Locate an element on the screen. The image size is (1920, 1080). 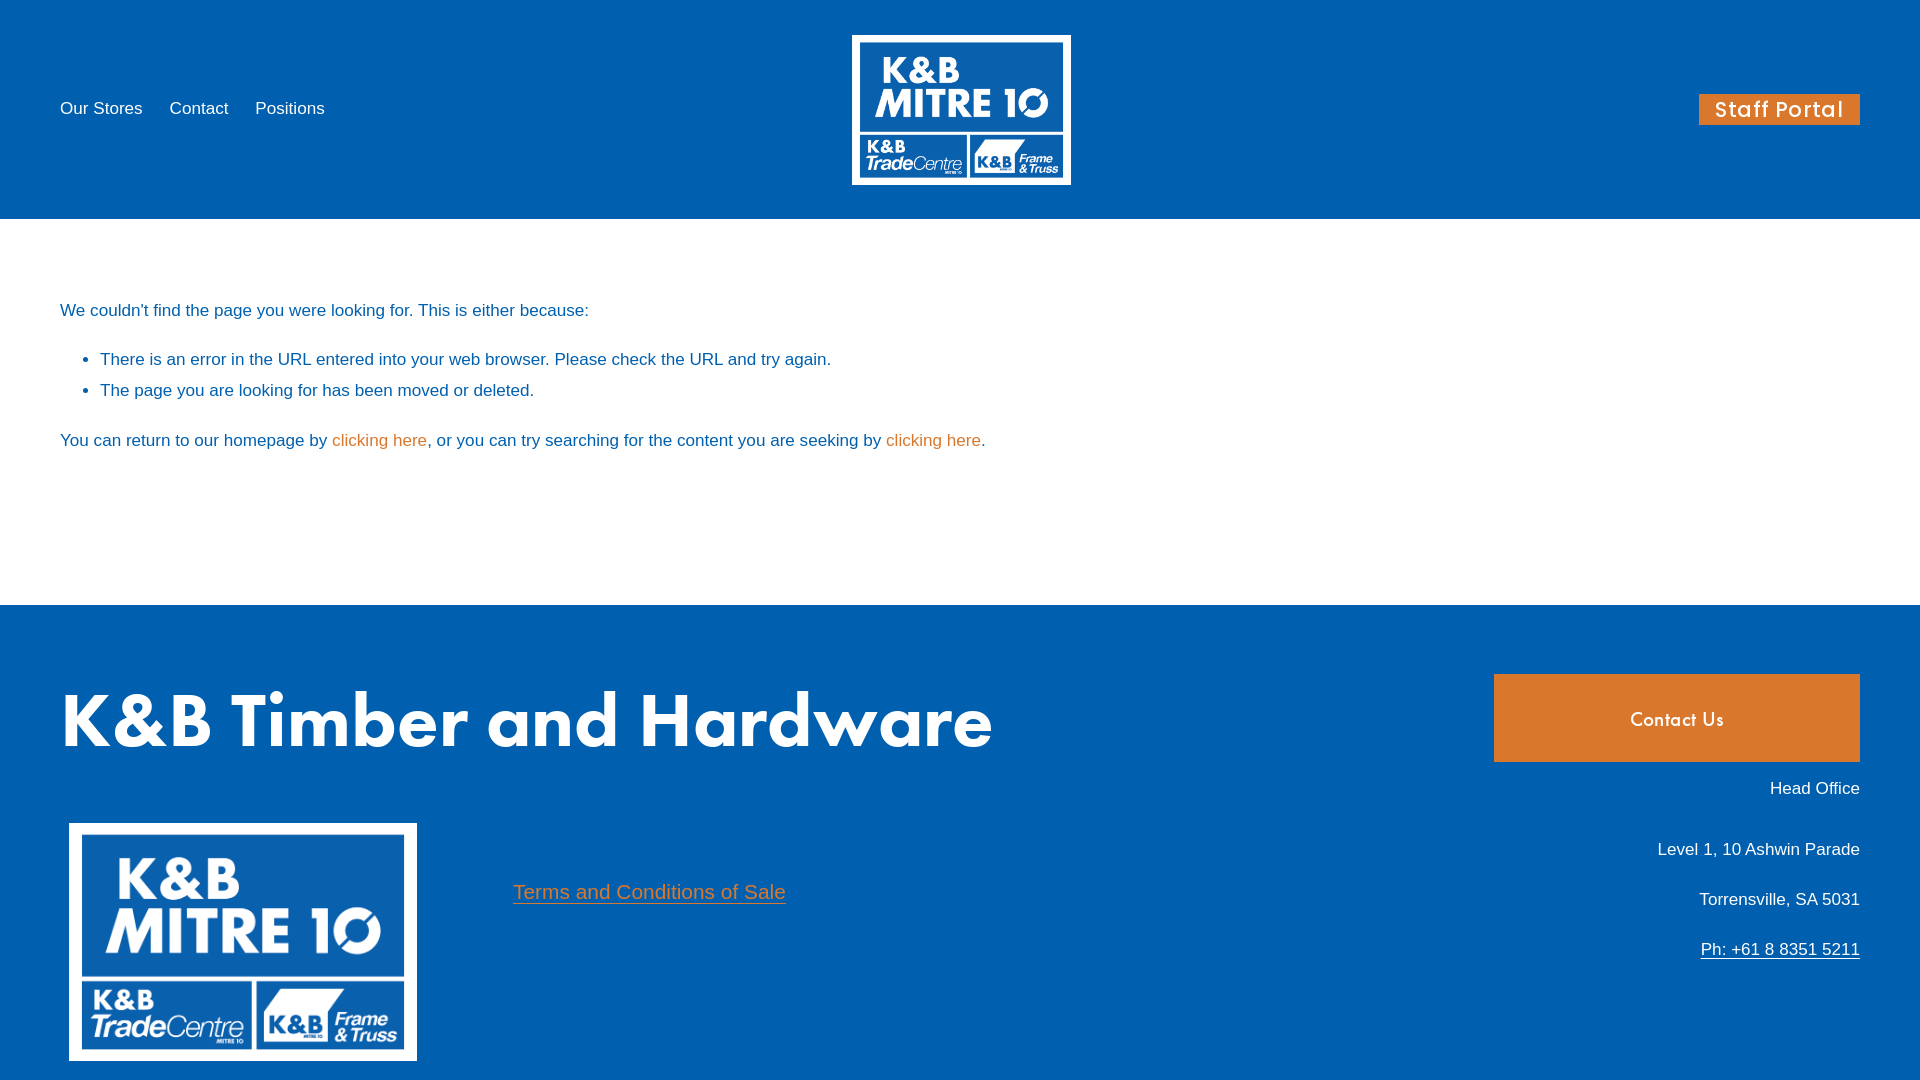
'Ph: +61 8 8351 5211' is located at coordinates (1780, 949).